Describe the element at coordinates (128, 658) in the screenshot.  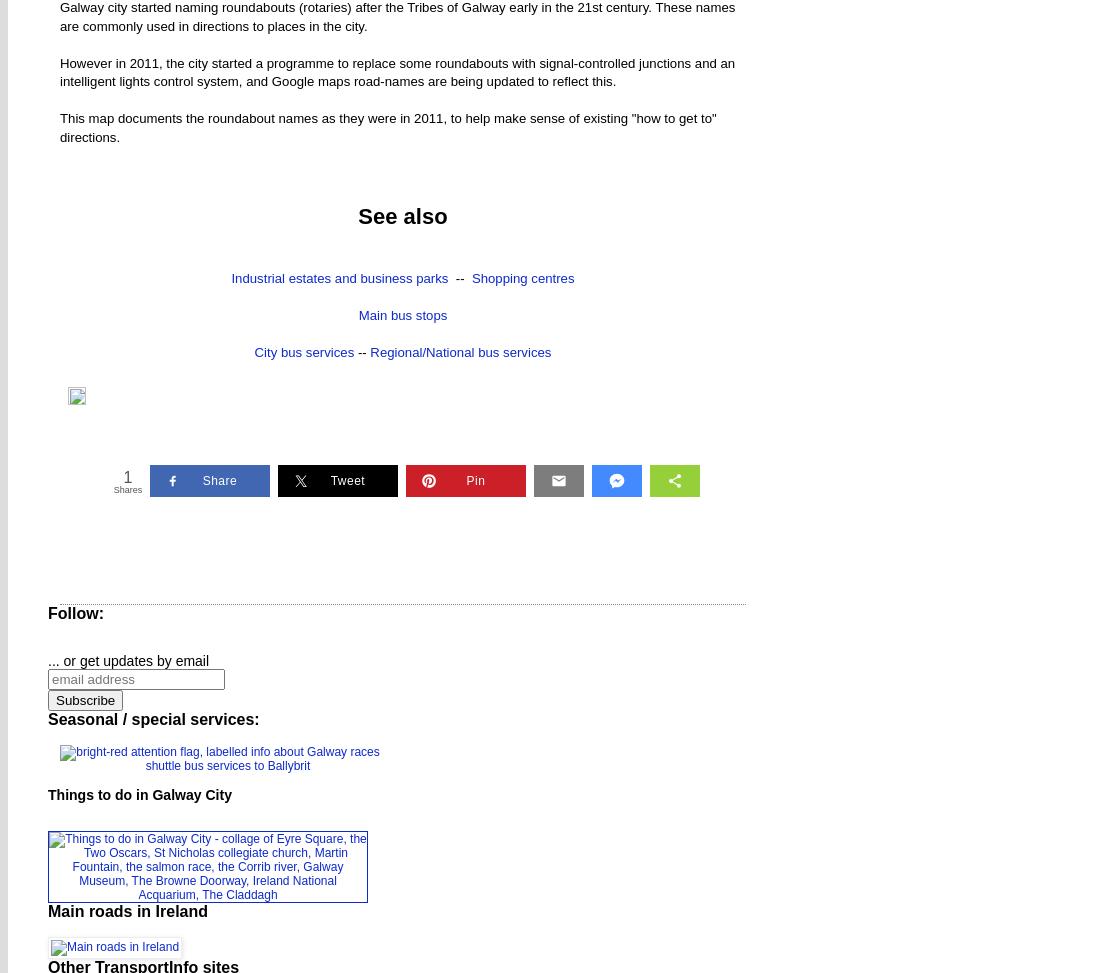
I see `'... or get updates by email'` at that location.